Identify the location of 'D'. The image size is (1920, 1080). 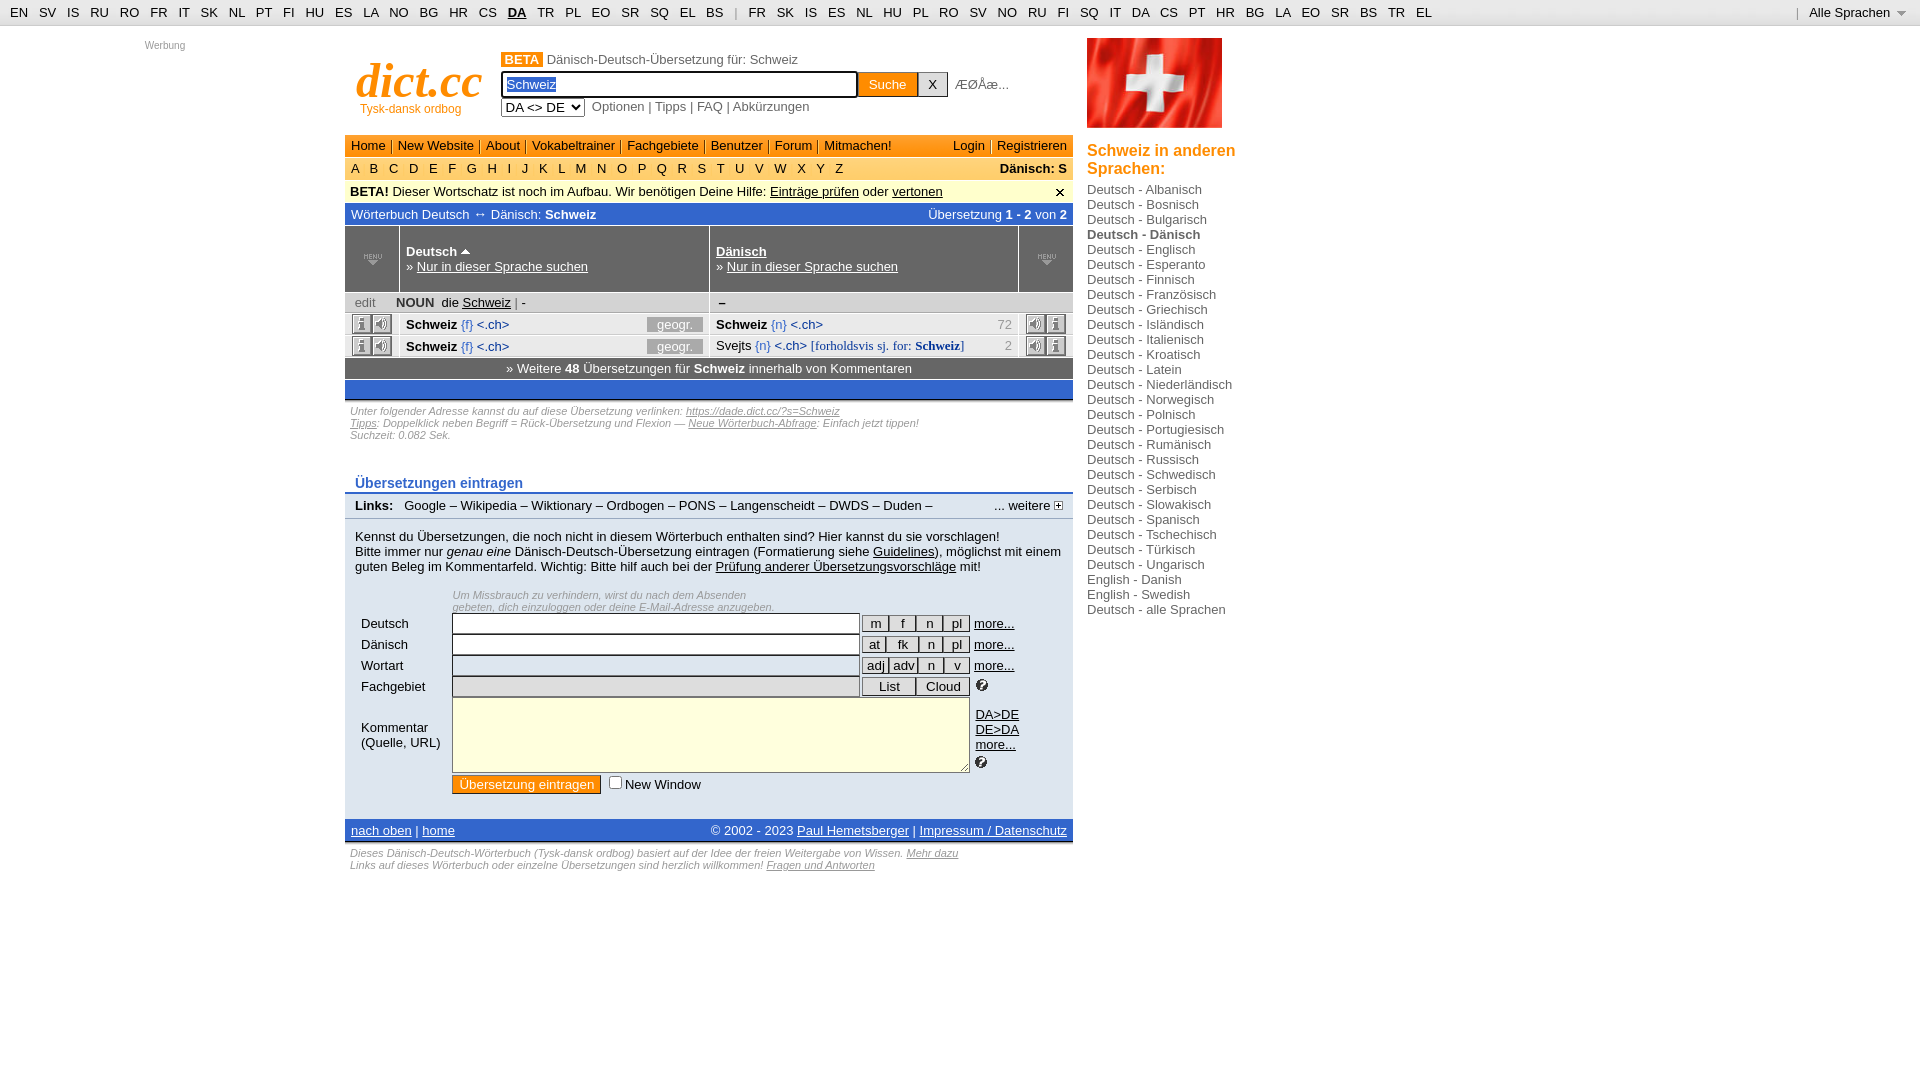
(412, 167).